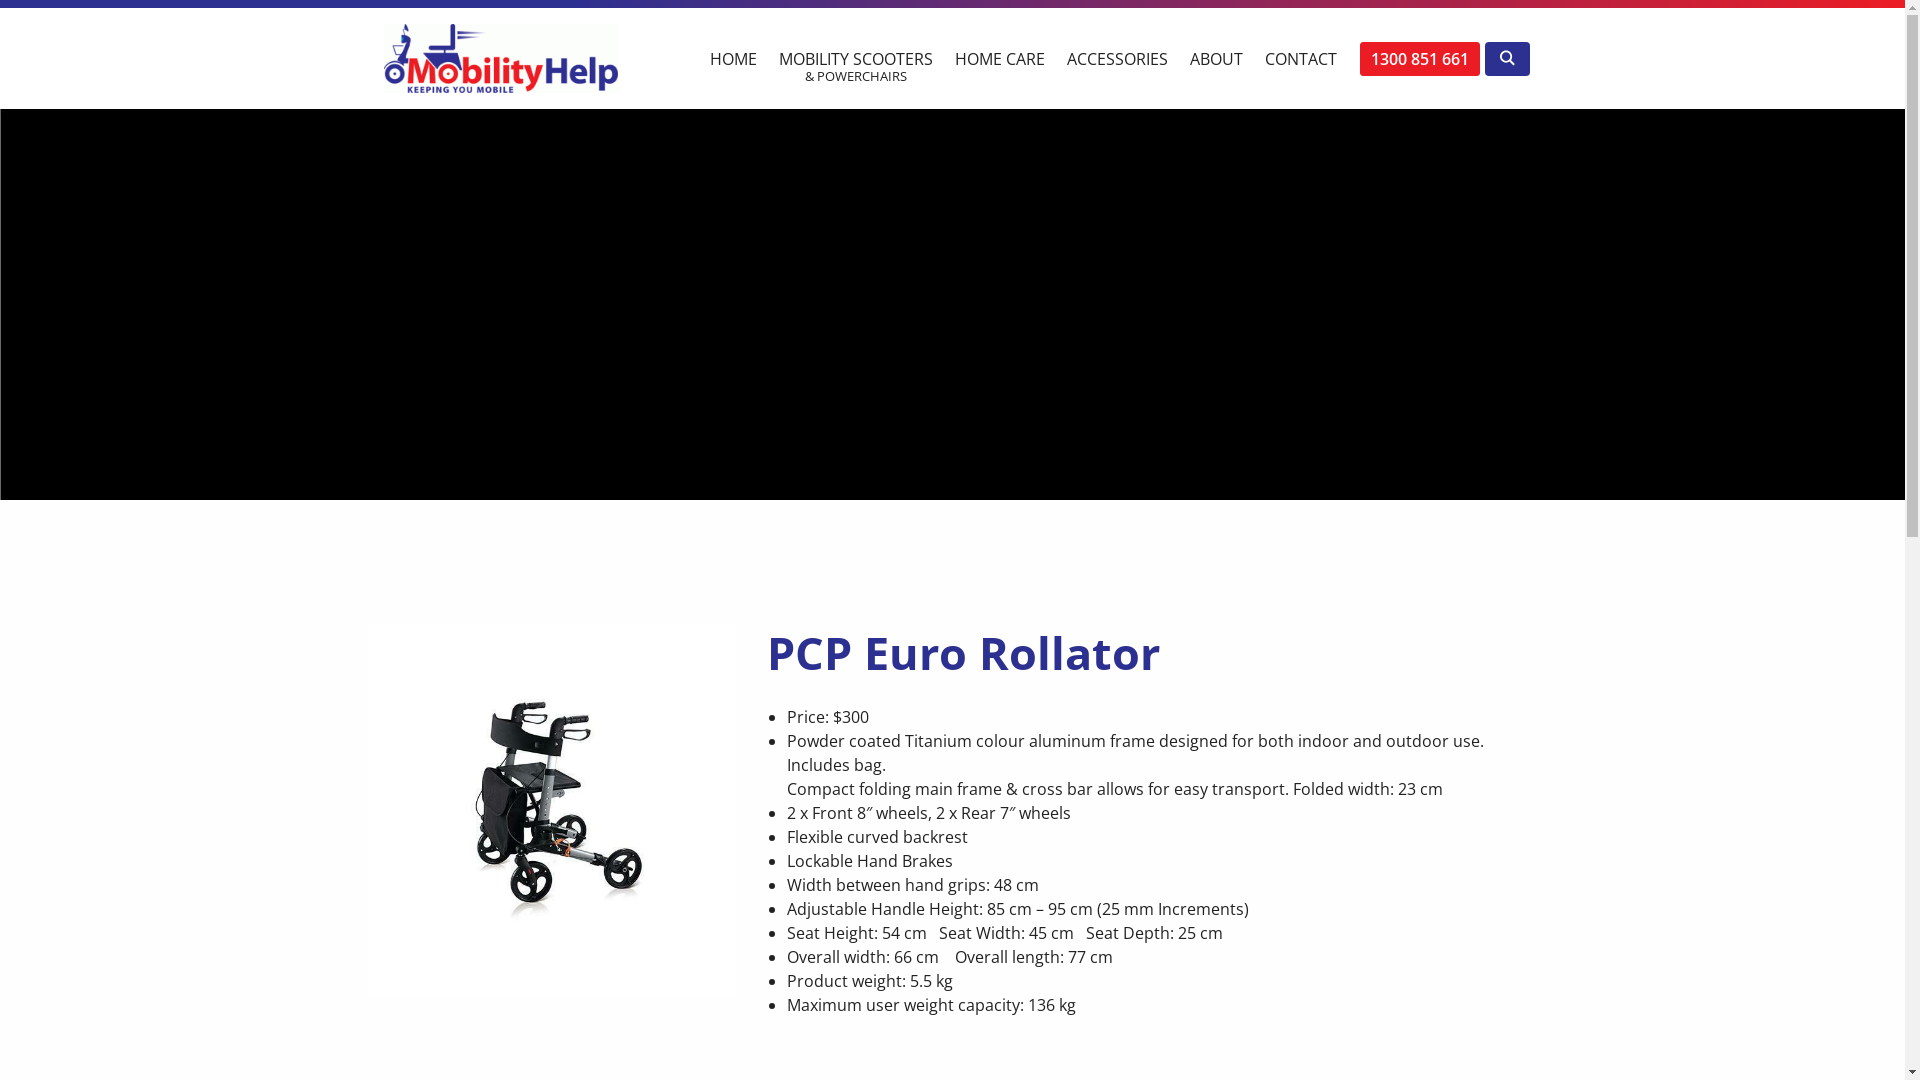 The height and width of the screenshot is (1080, 1920). Describe the element at coordinates (999, 48) in the screenshot. I see `'HOME CARE'` at that location.